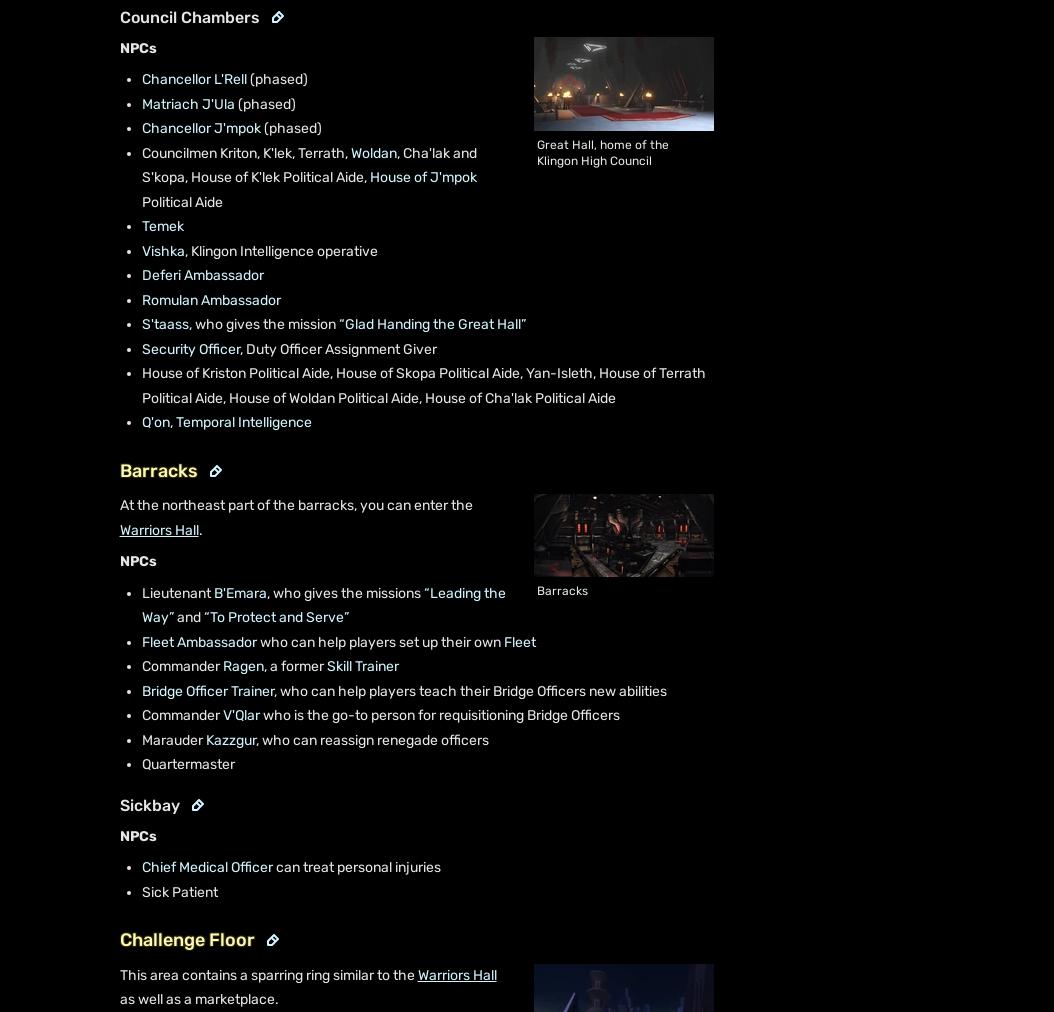  What do you see at coordinates (547, 964) in the screenshot?
I see `'Privacy Policy'` at bounding box center [547, 964].